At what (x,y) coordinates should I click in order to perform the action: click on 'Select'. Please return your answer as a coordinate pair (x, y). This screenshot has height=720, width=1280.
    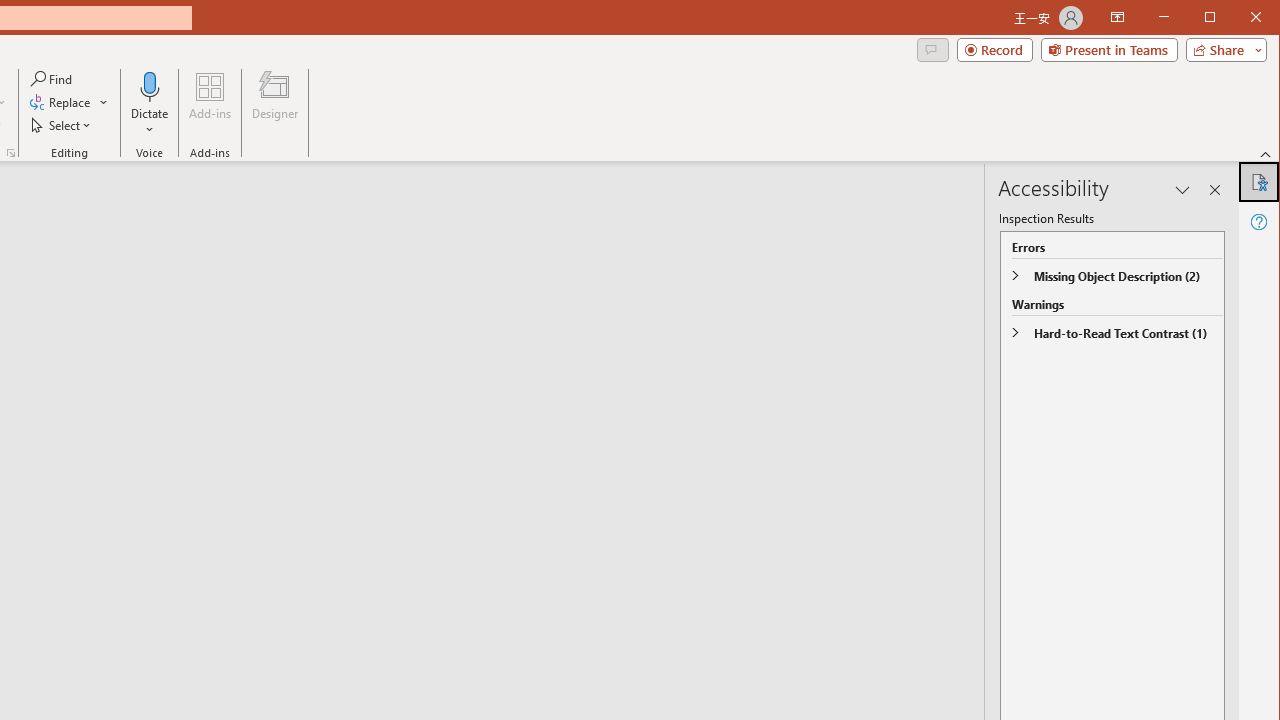
    Looking at the image, I should click on (62, 125).